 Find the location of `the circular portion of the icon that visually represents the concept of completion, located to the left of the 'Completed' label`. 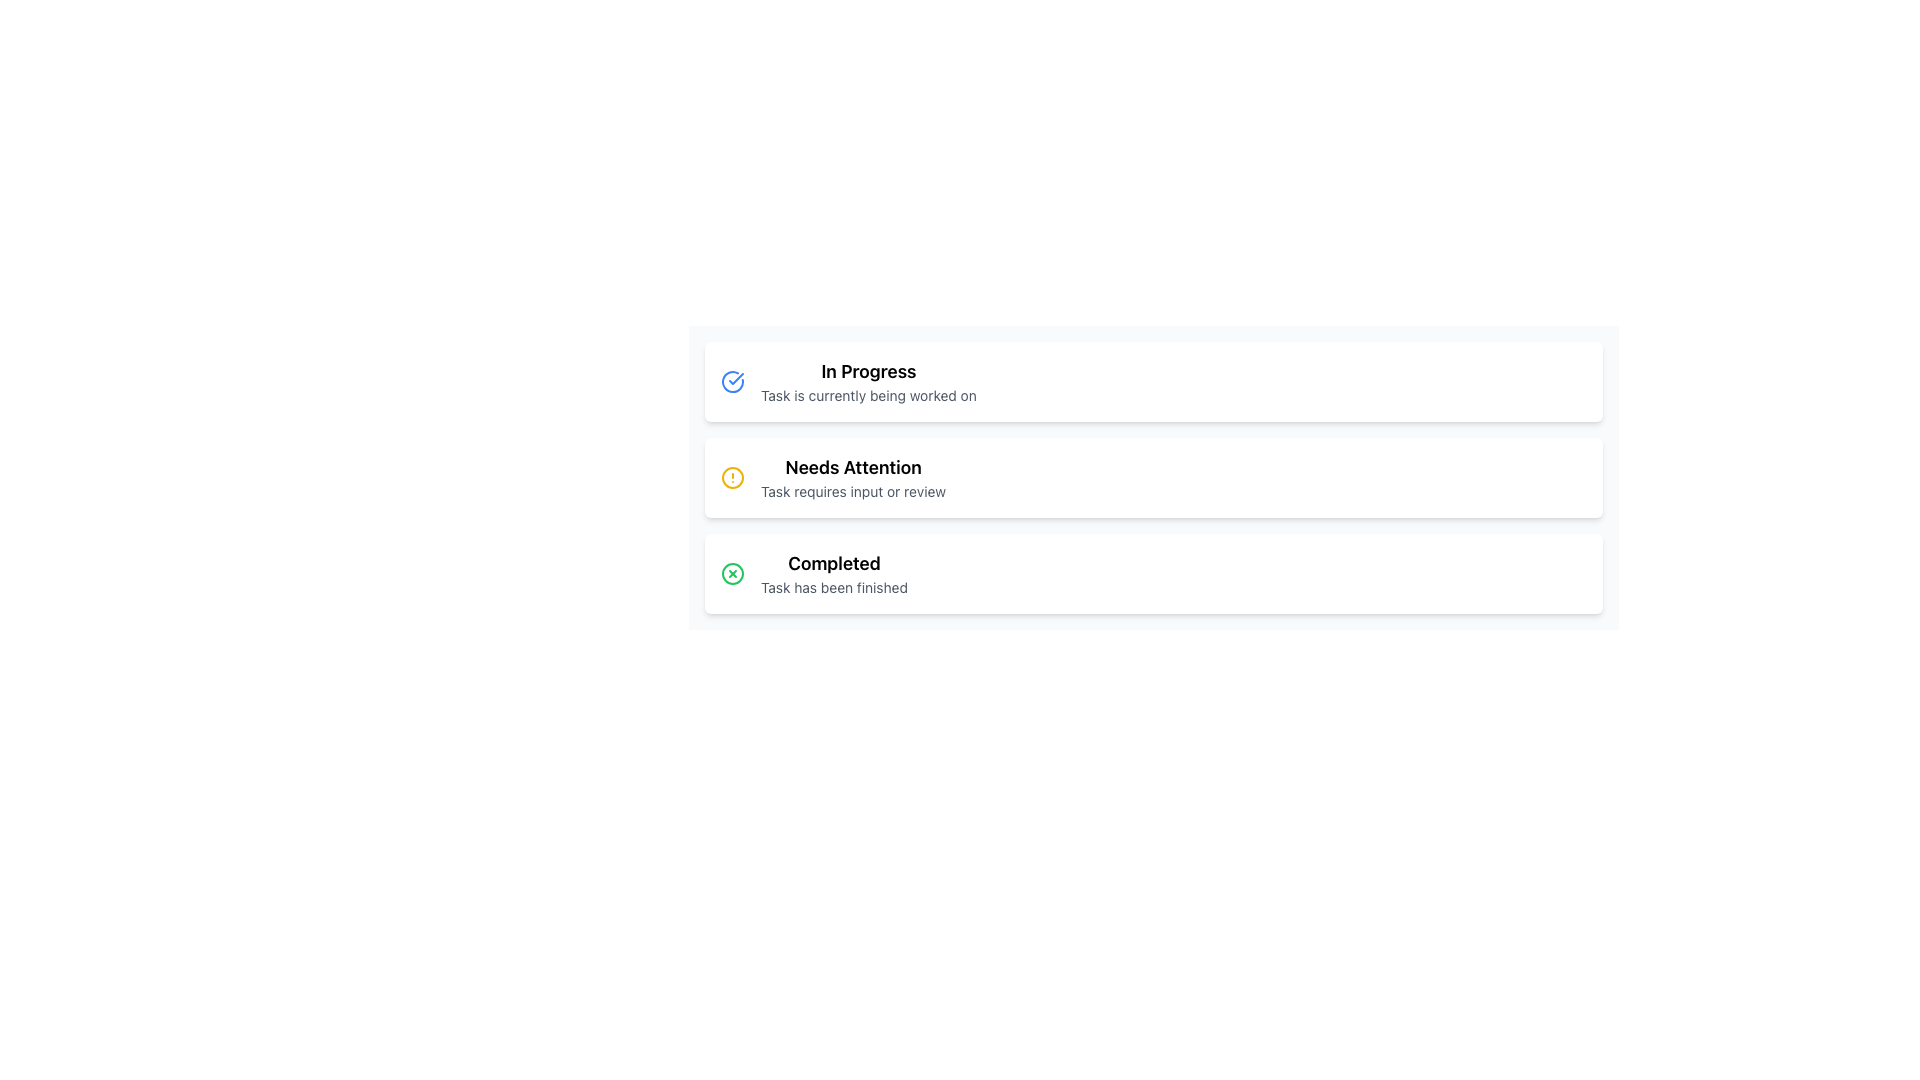

the circular portion of the icon that visually represents the concept of completion, located to the left of the 'Completed' label is located at coordinates (732, 574).